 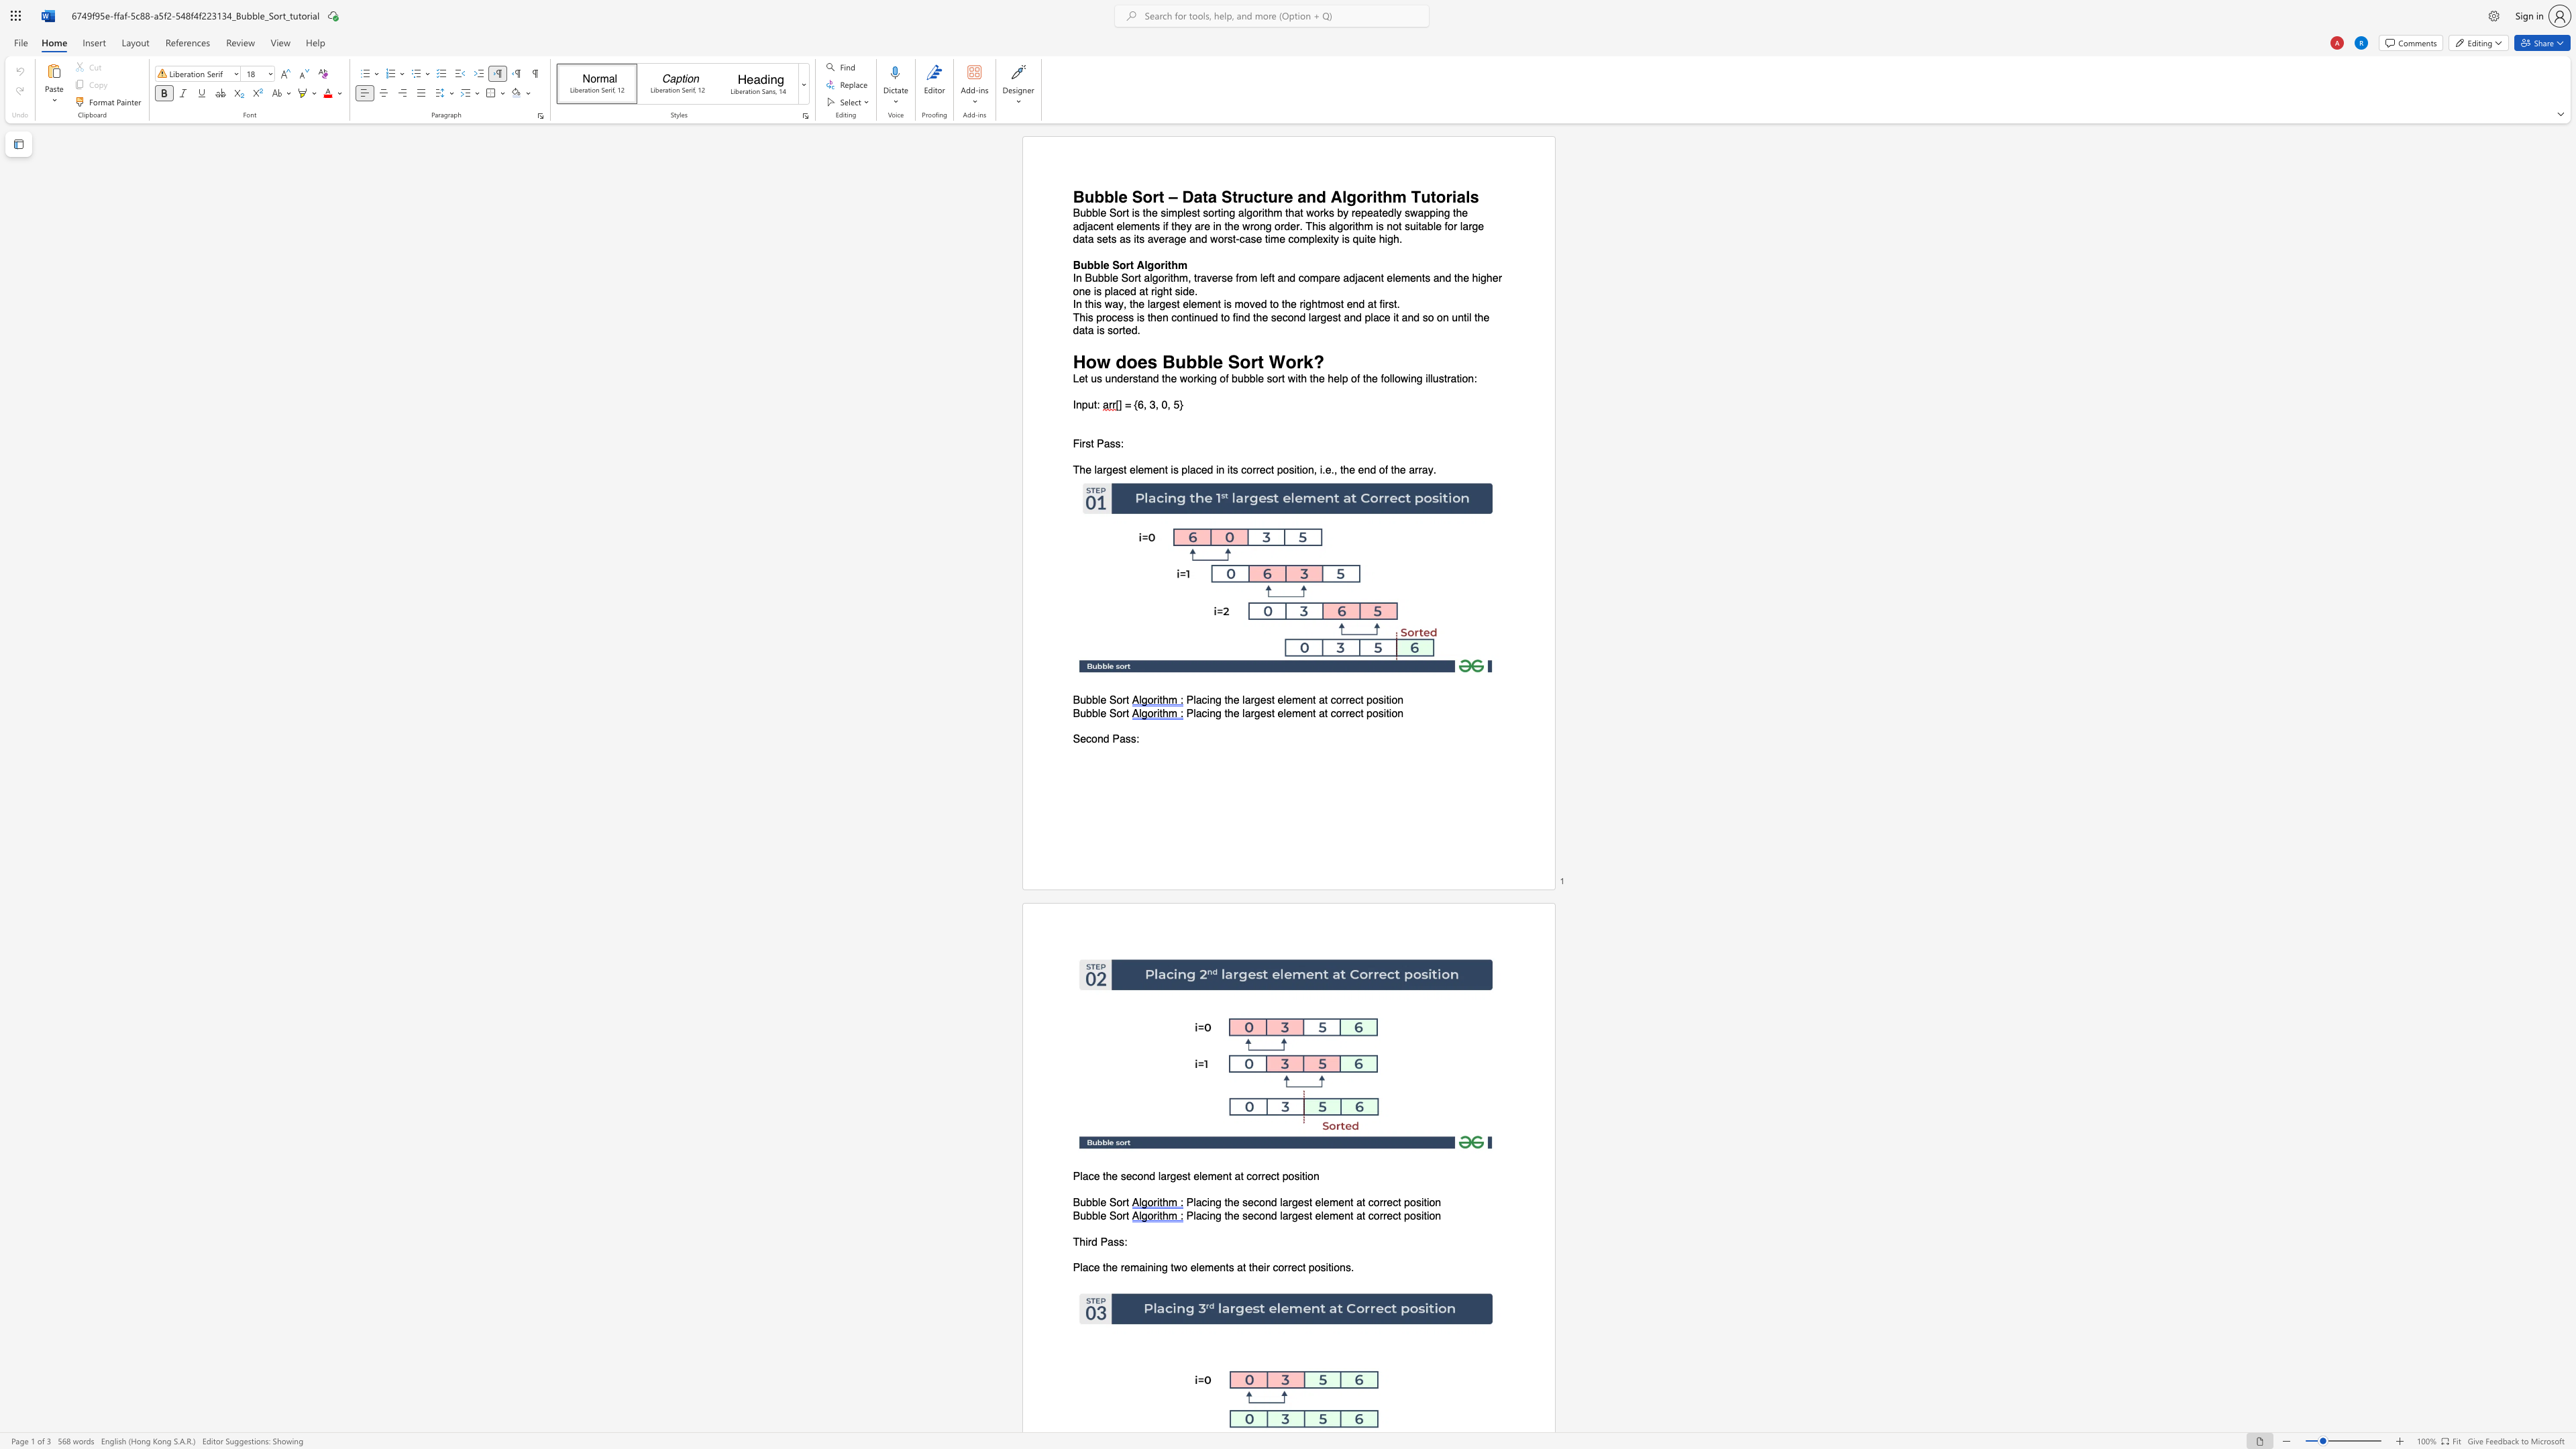 I want to click on the subset text "Sort – Data Stru" within the text "Bubble Sort – Data Structure and Algorithm Tutorials", so click(x=1130, y=196).